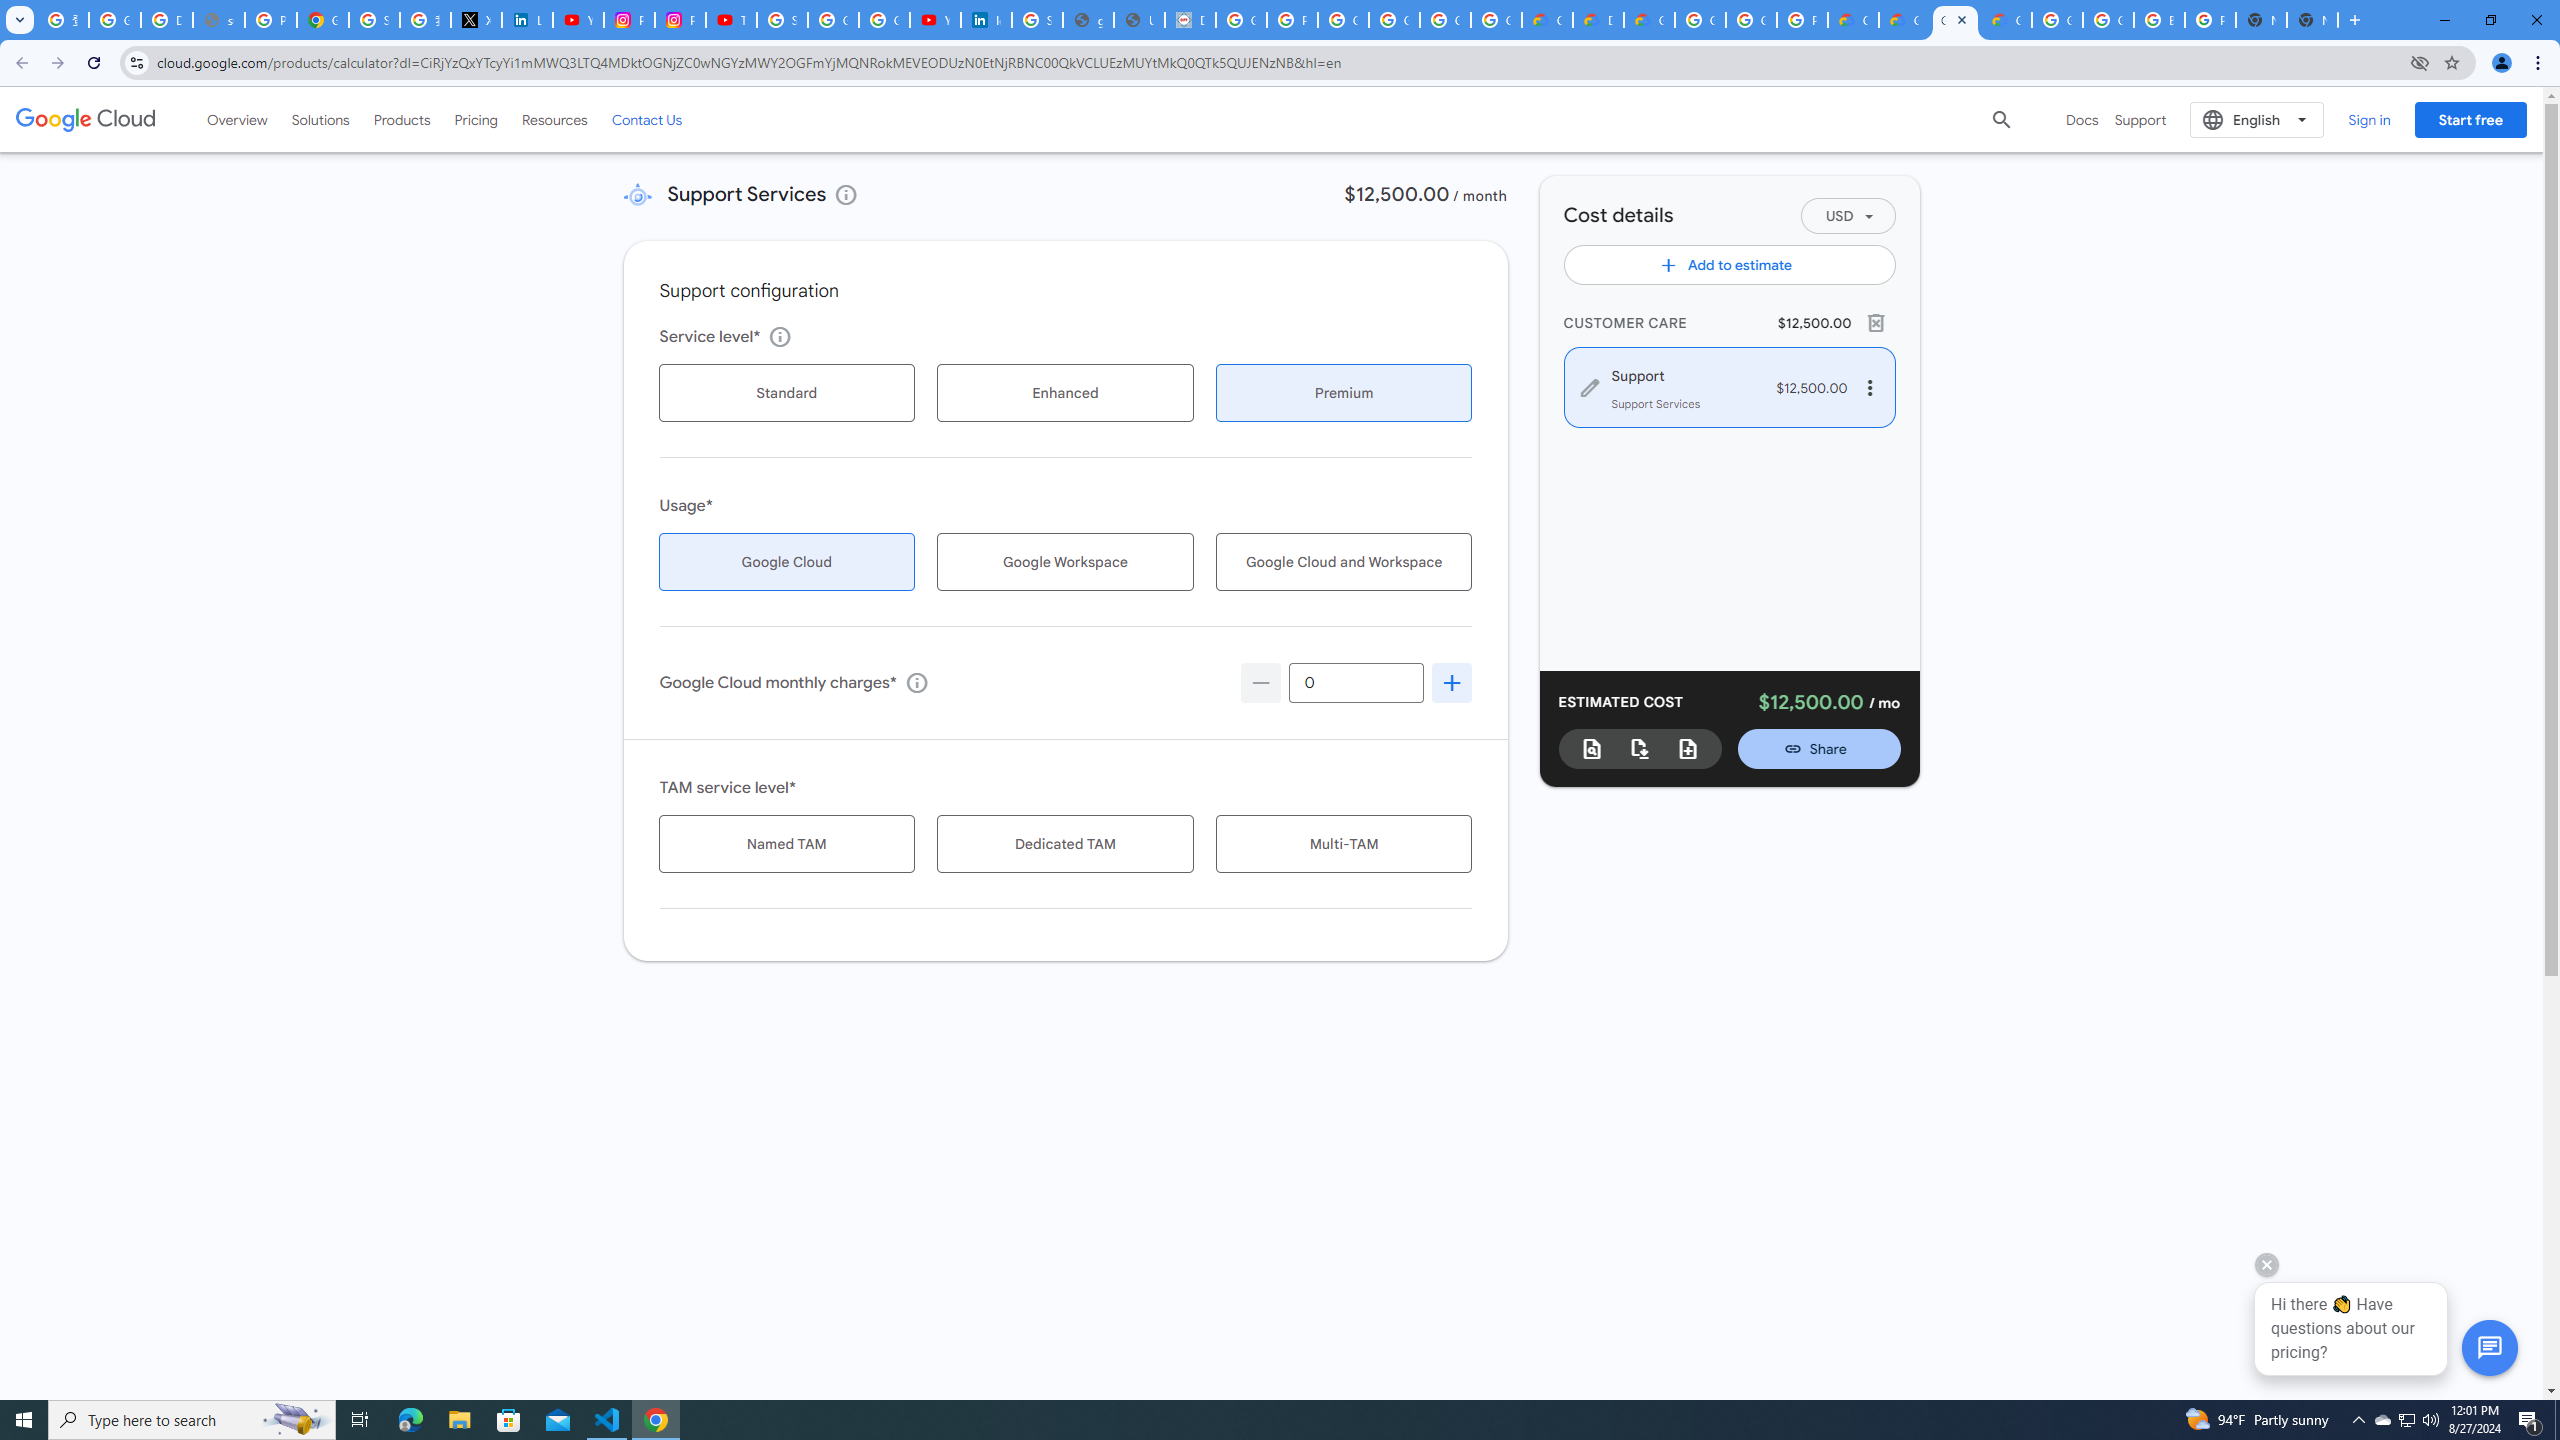 The image size is (2560, 1440). Describe the element at coordinates (319, 118) in the screenshot. I see `'Solutions'` at that location.